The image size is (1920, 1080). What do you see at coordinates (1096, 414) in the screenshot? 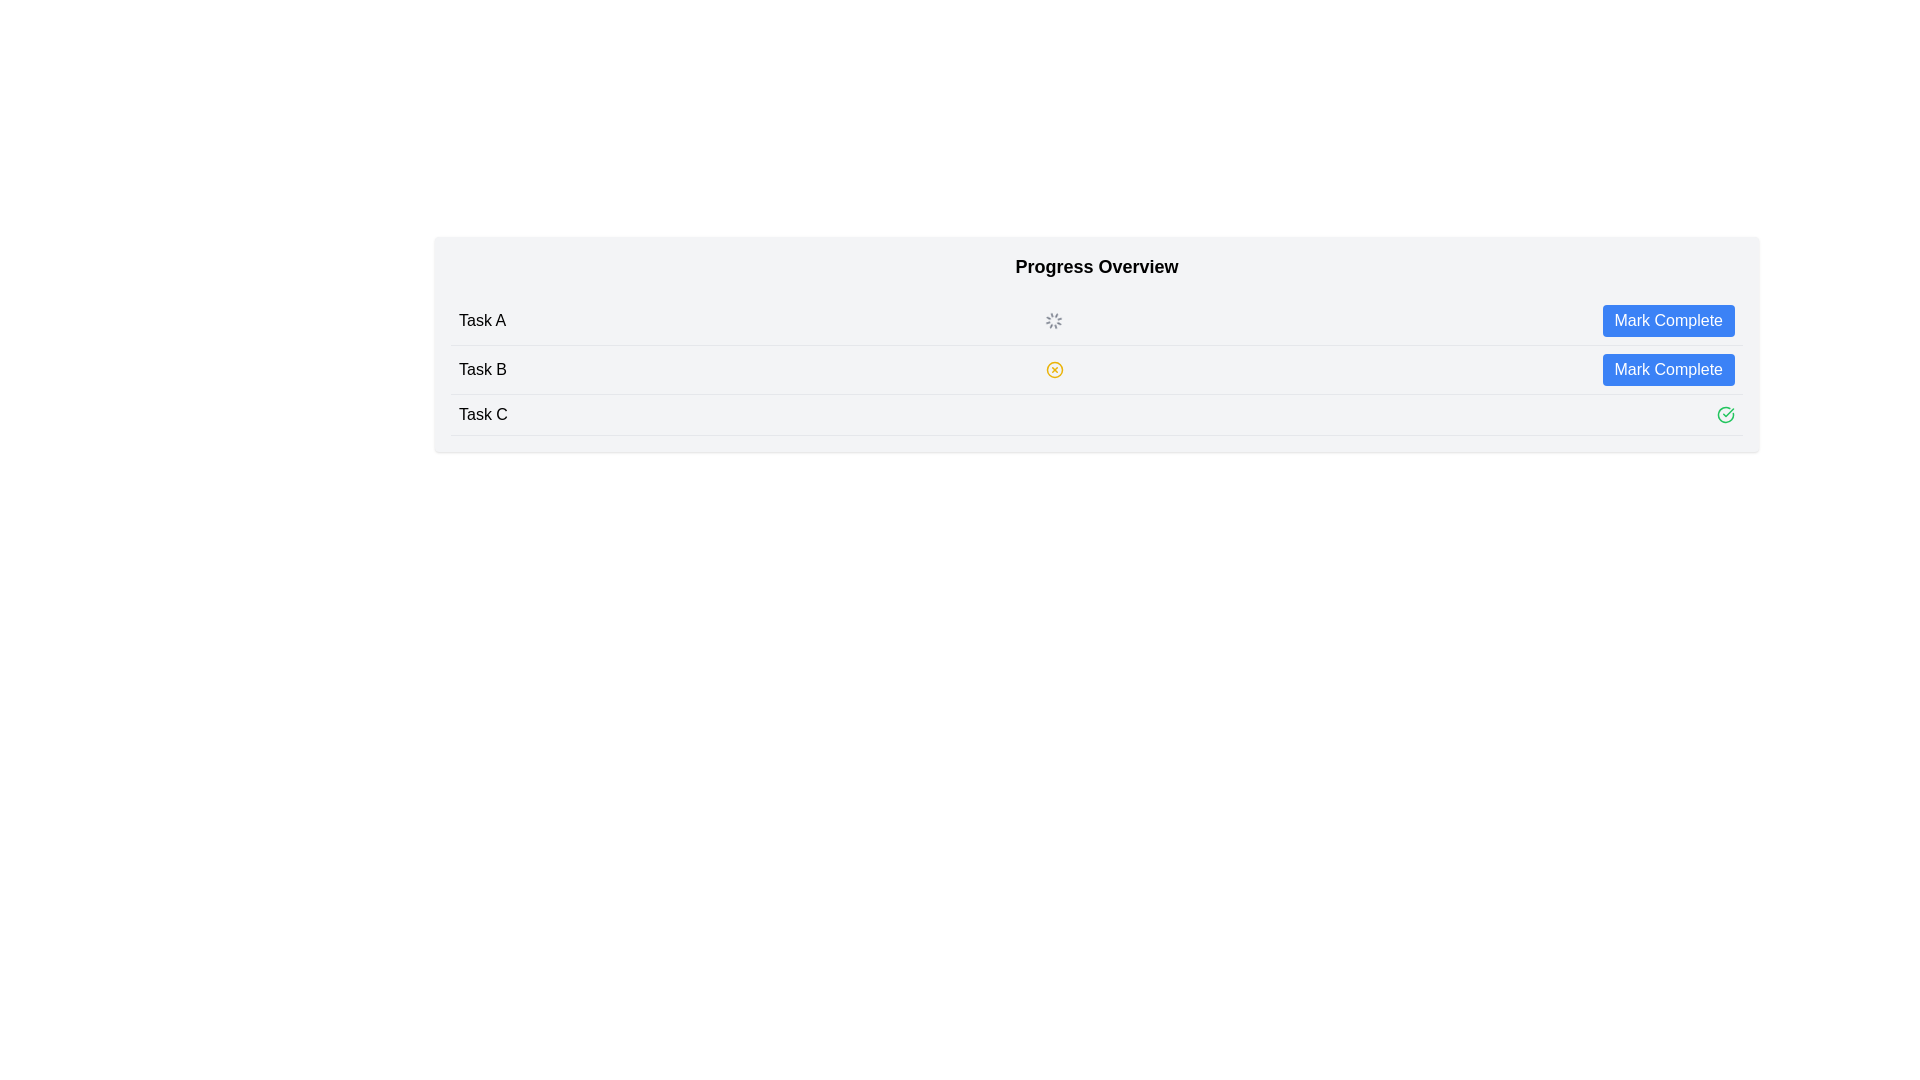
I see `the status indicator of the task labeled 'Task C', which is the third item in a vertical list of tasks` at bounding box center [1096, 414].